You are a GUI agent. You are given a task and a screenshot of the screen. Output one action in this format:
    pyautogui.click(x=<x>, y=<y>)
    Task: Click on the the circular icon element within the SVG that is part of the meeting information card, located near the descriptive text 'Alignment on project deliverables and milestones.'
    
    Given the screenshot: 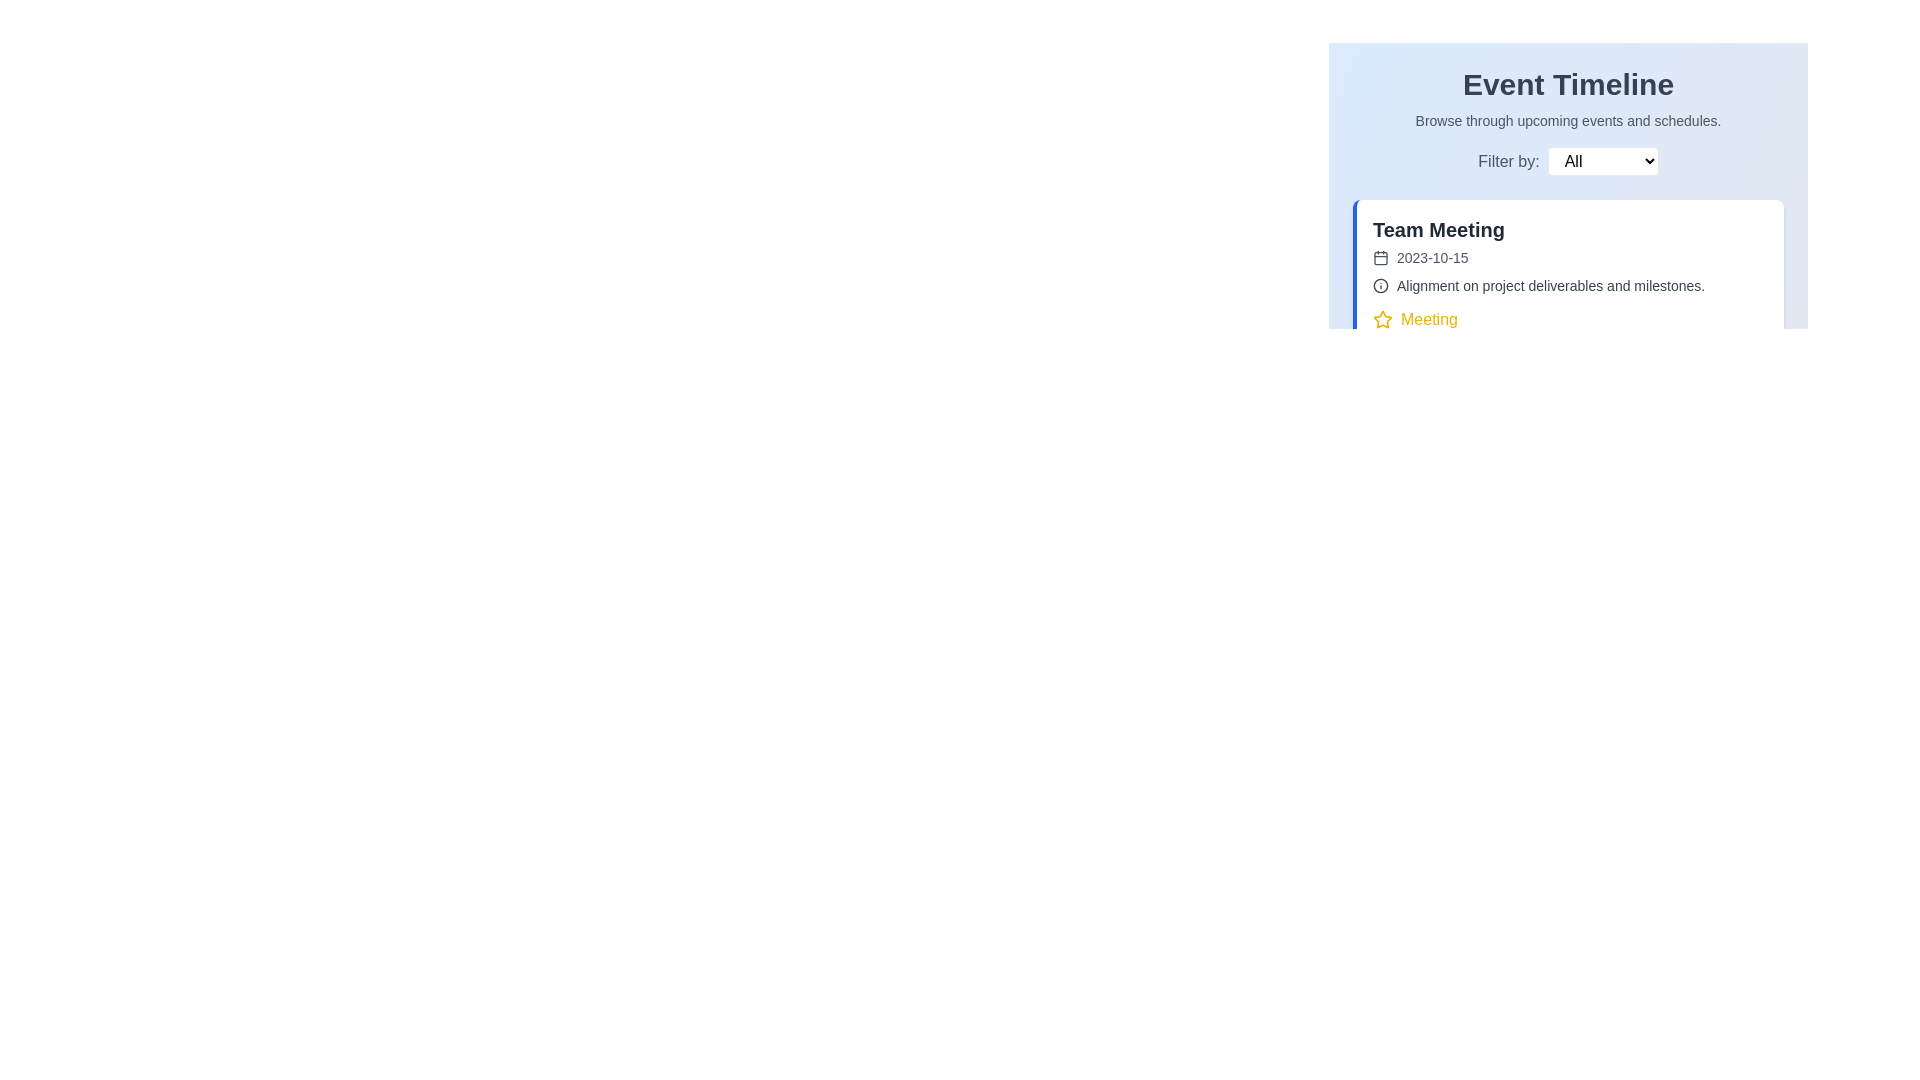 What is the action you would take?
    pyautogui.click(x=1380, y=285)
    